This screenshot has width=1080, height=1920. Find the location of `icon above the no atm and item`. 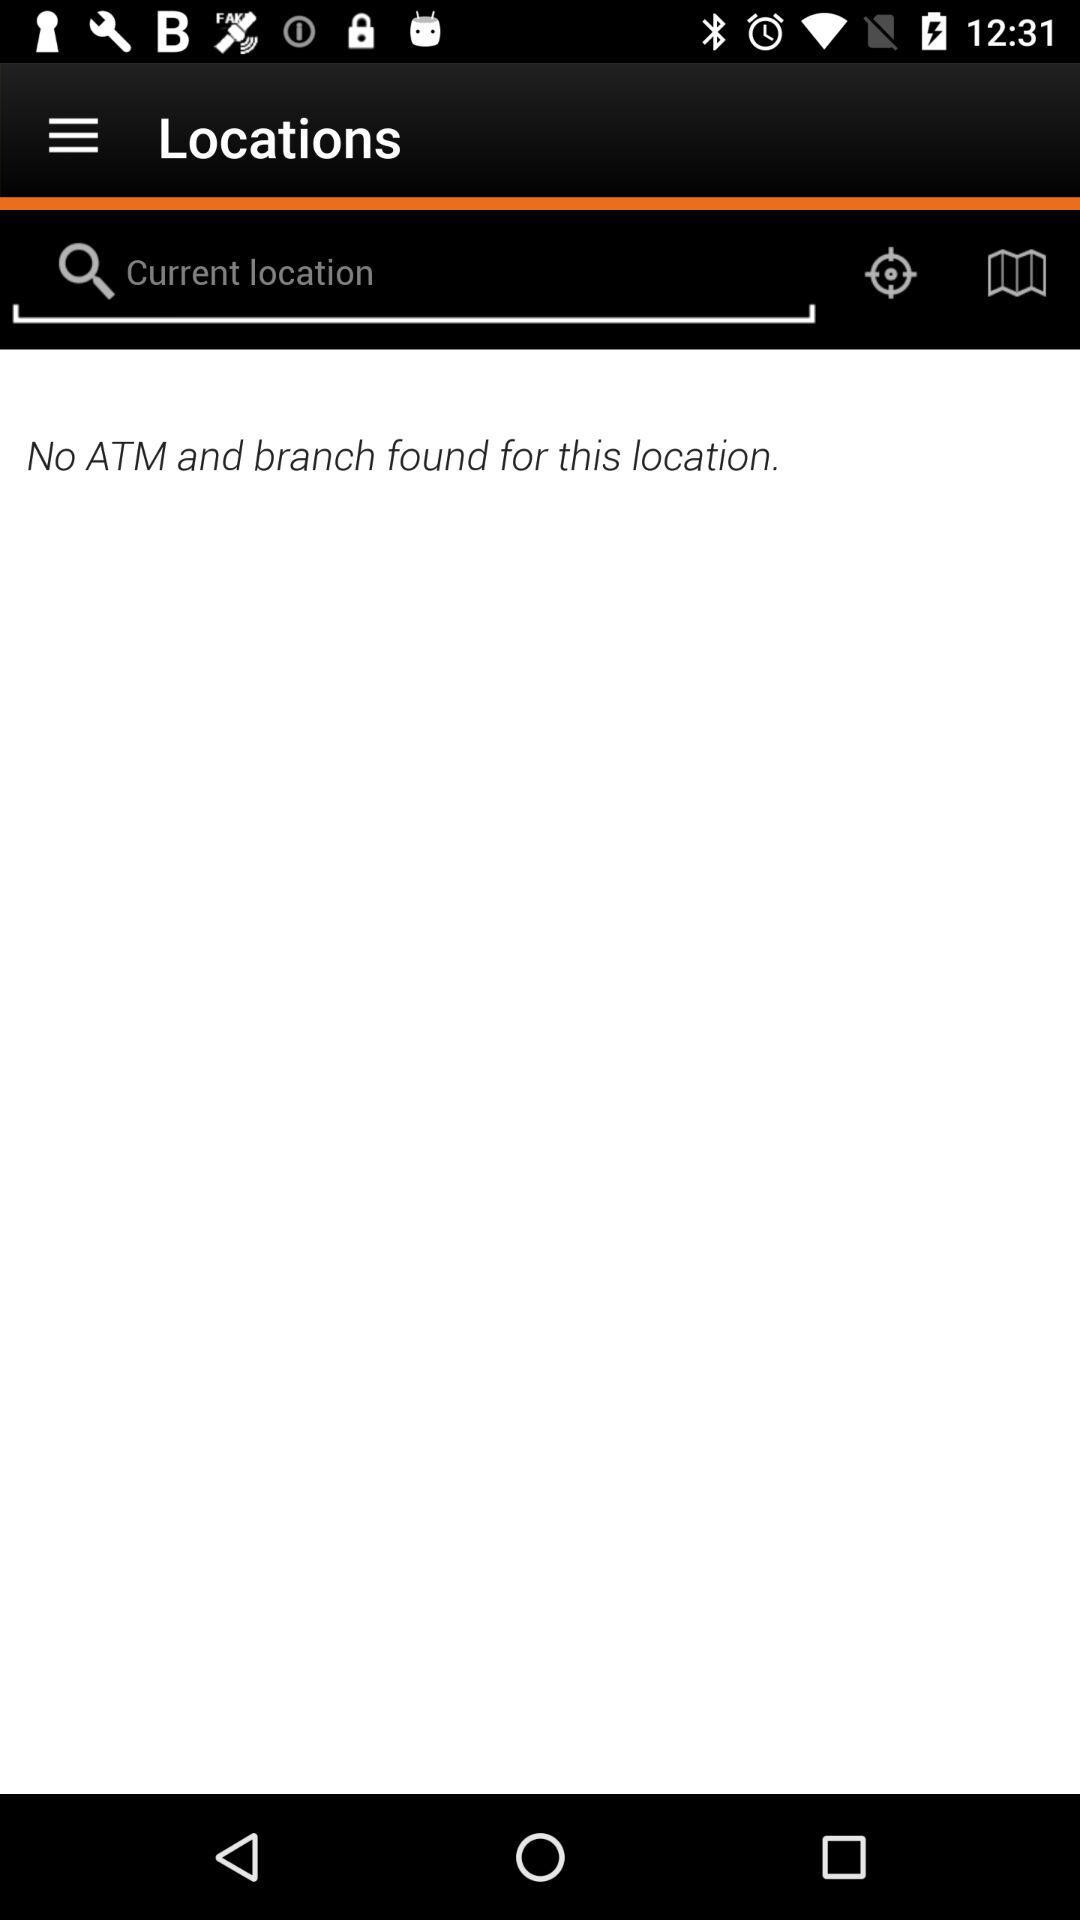

icon above the no atm and item is located at coordinates (1017, 272).